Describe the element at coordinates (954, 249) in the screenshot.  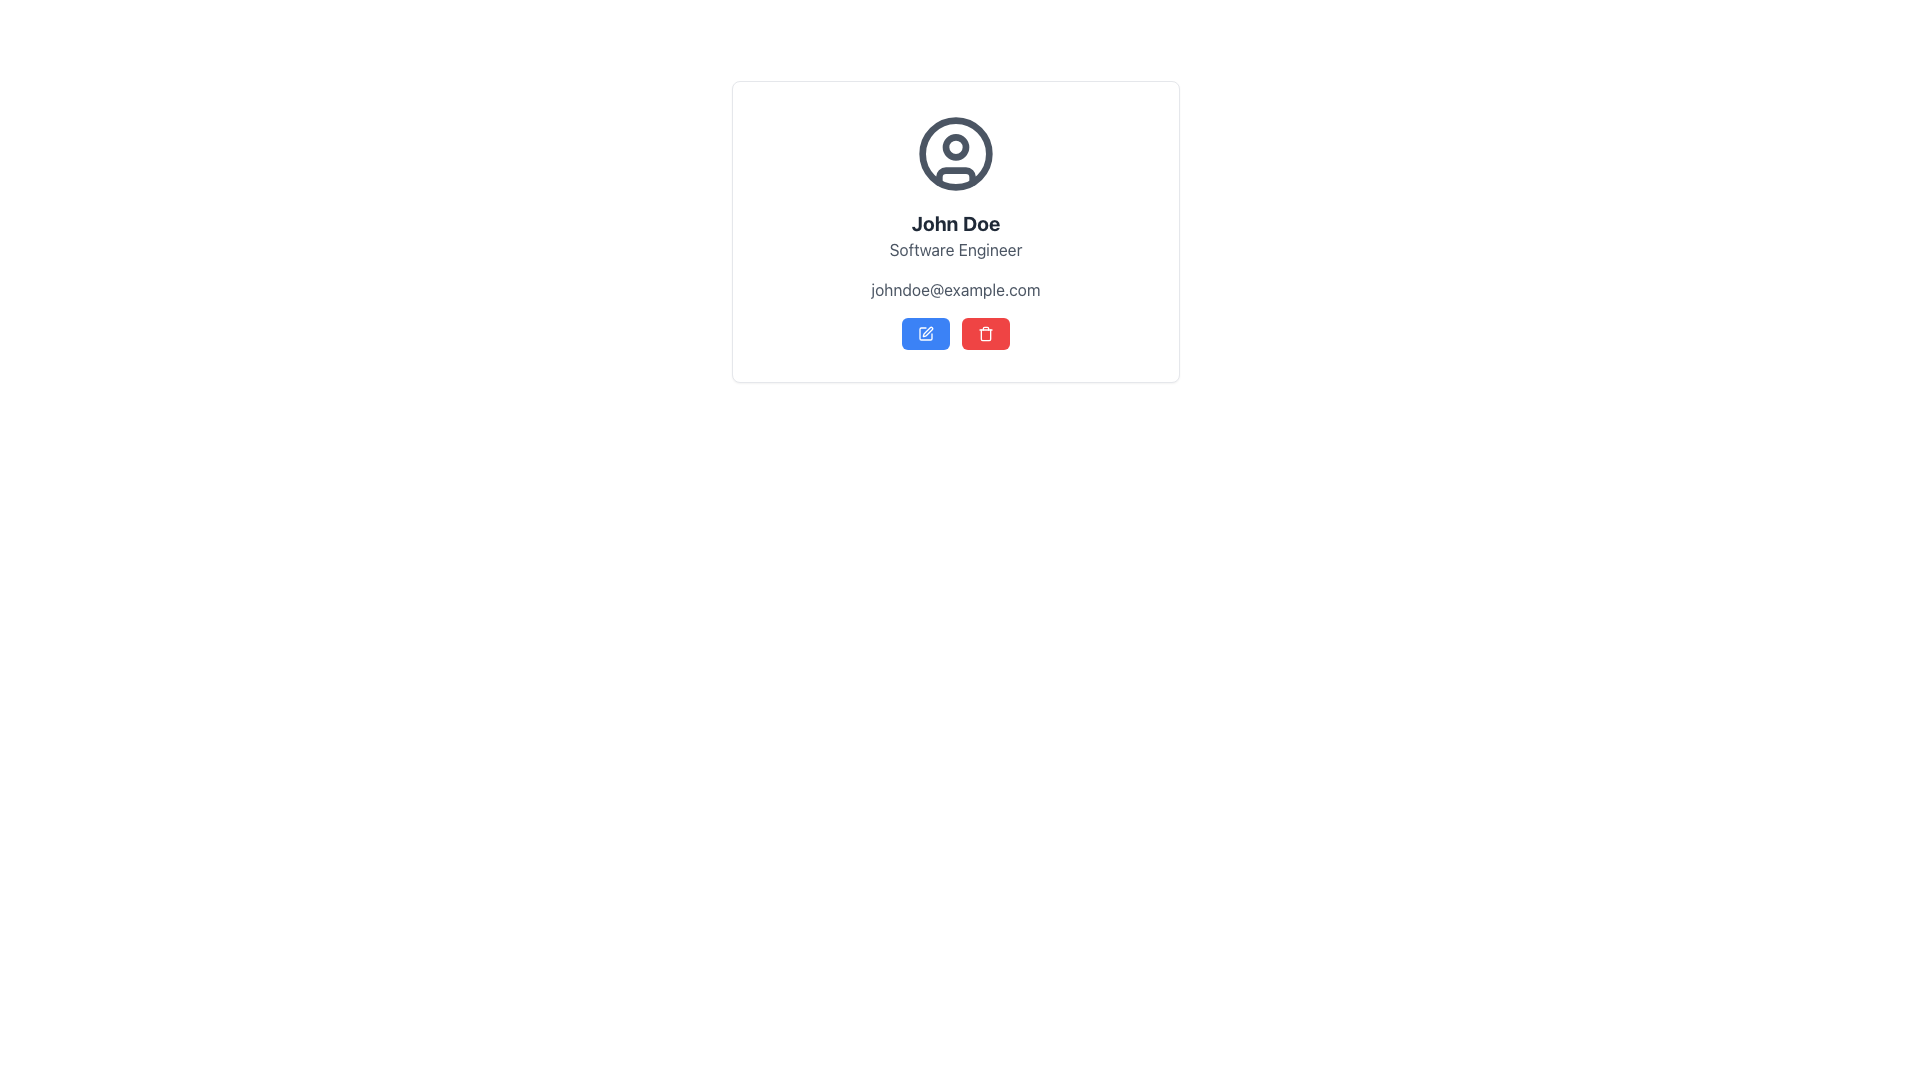
I see `the label displaying 'Software Engineer', which is centrally positioned below the bold 'John Doe' text within the card layout` at that location.